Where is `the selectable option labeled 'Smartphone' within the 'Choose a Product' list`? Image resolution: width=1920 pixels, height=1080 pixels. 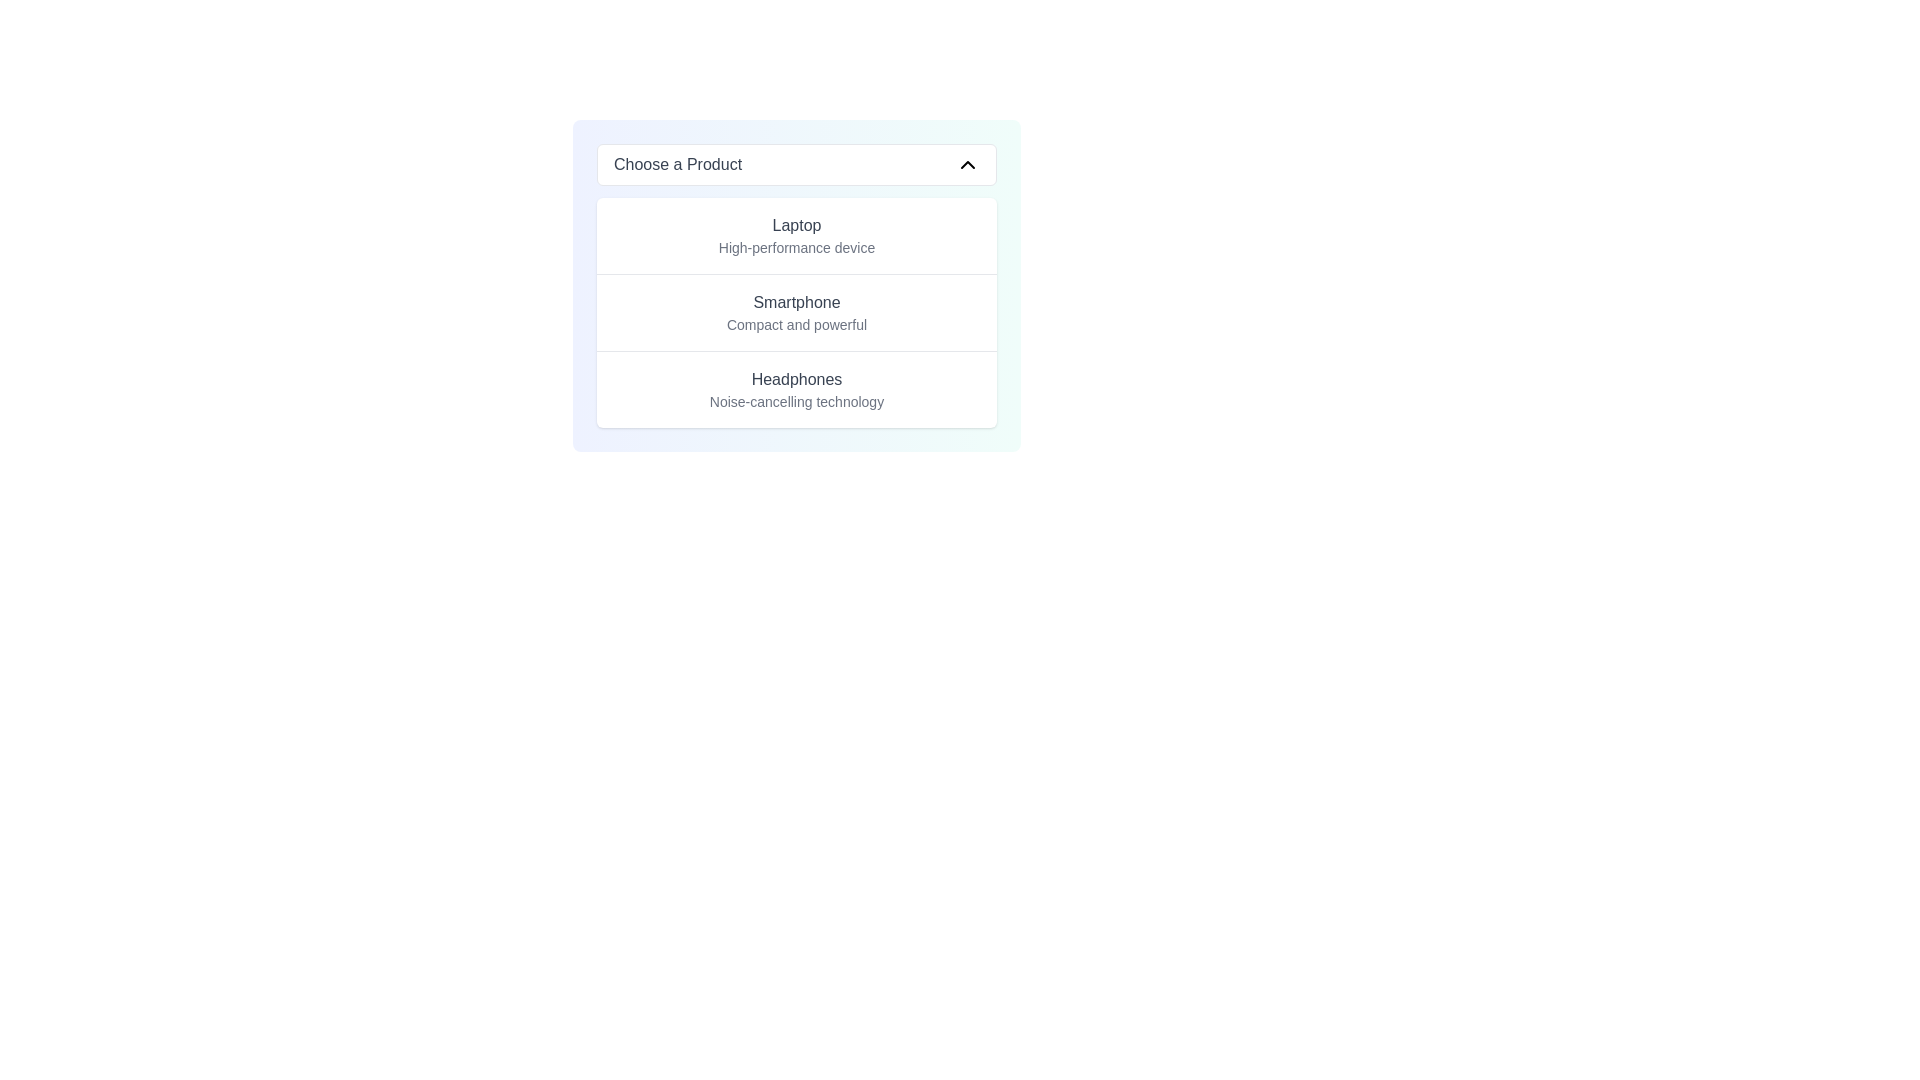
the selectable option labeled 'Smartphone' within the 'Choose a Product' list is located at coordinates (795, 312).